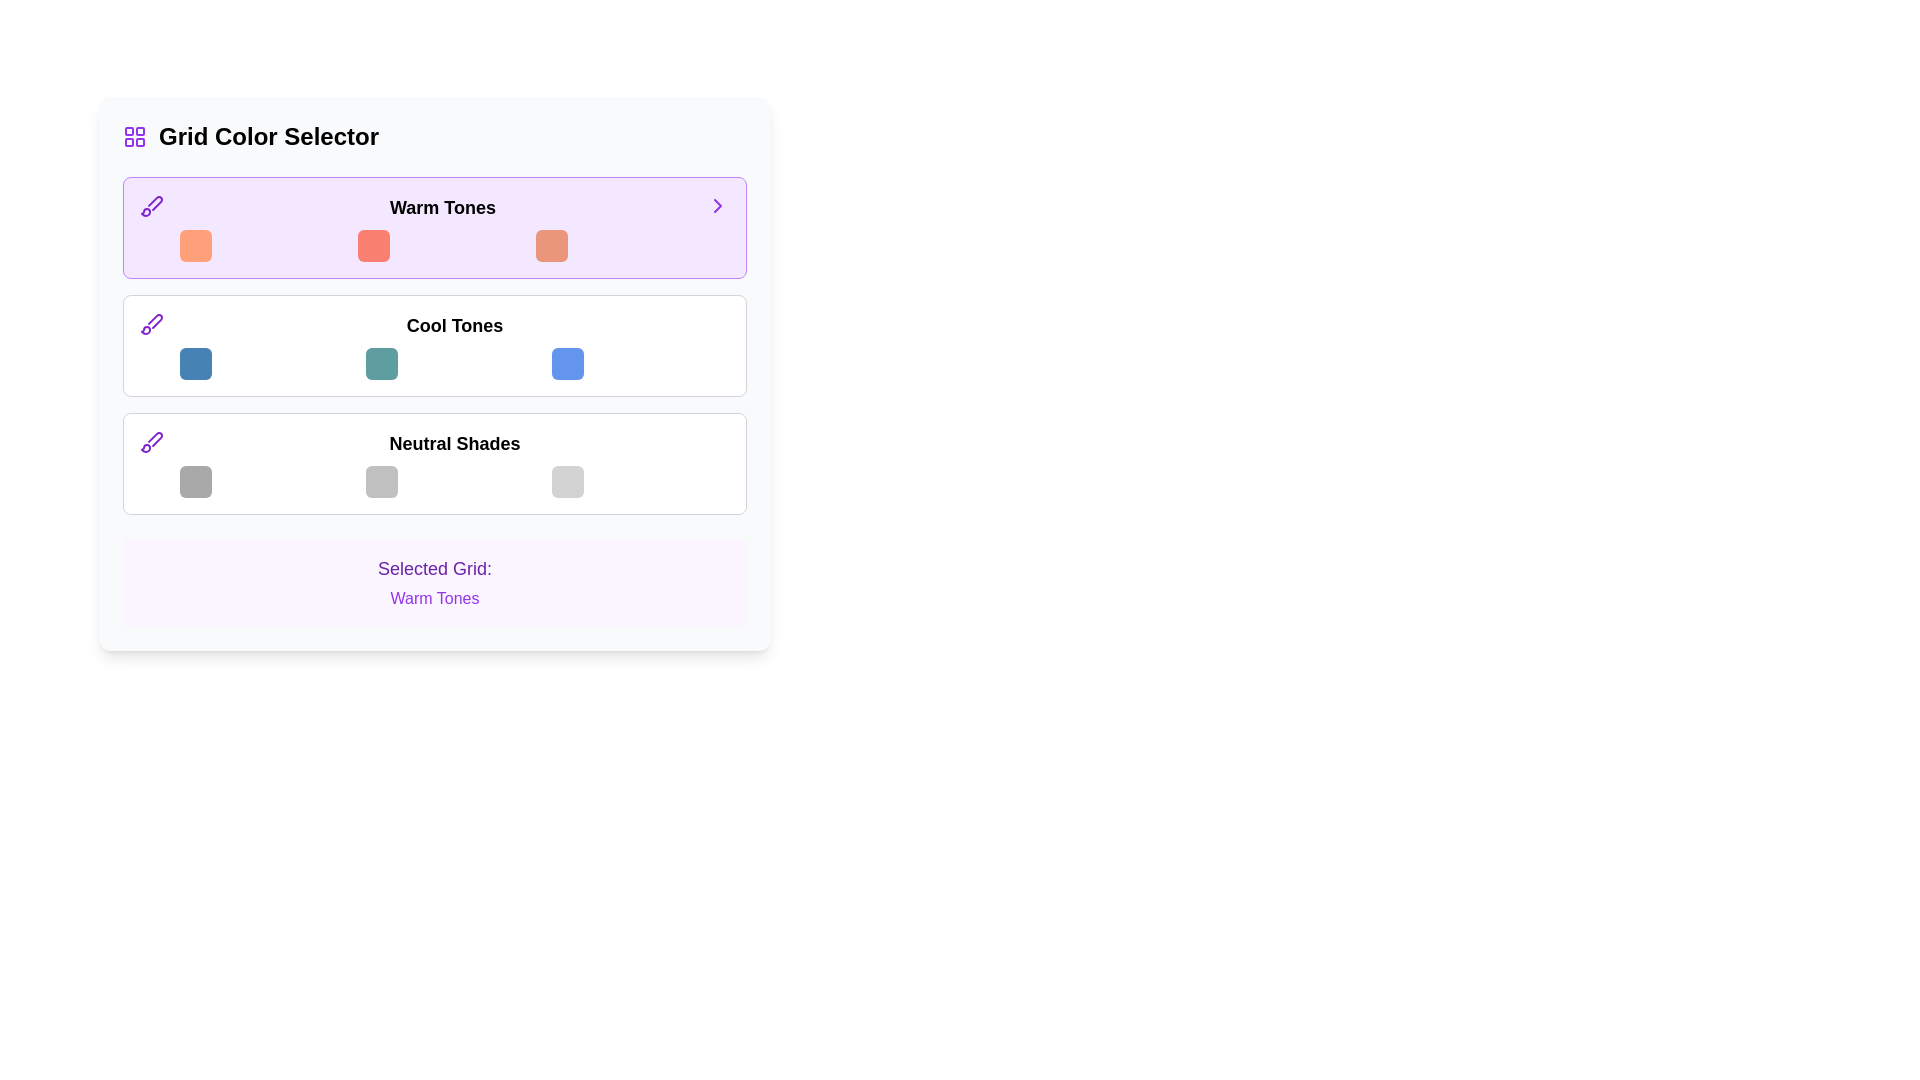  What do you see at coordinates (267, 136) in the screenshot?
I see `the Text Label that provides a title for the grid color selection interface, located in the top-left region next to a grid icon` at bounding box center [267, 136].